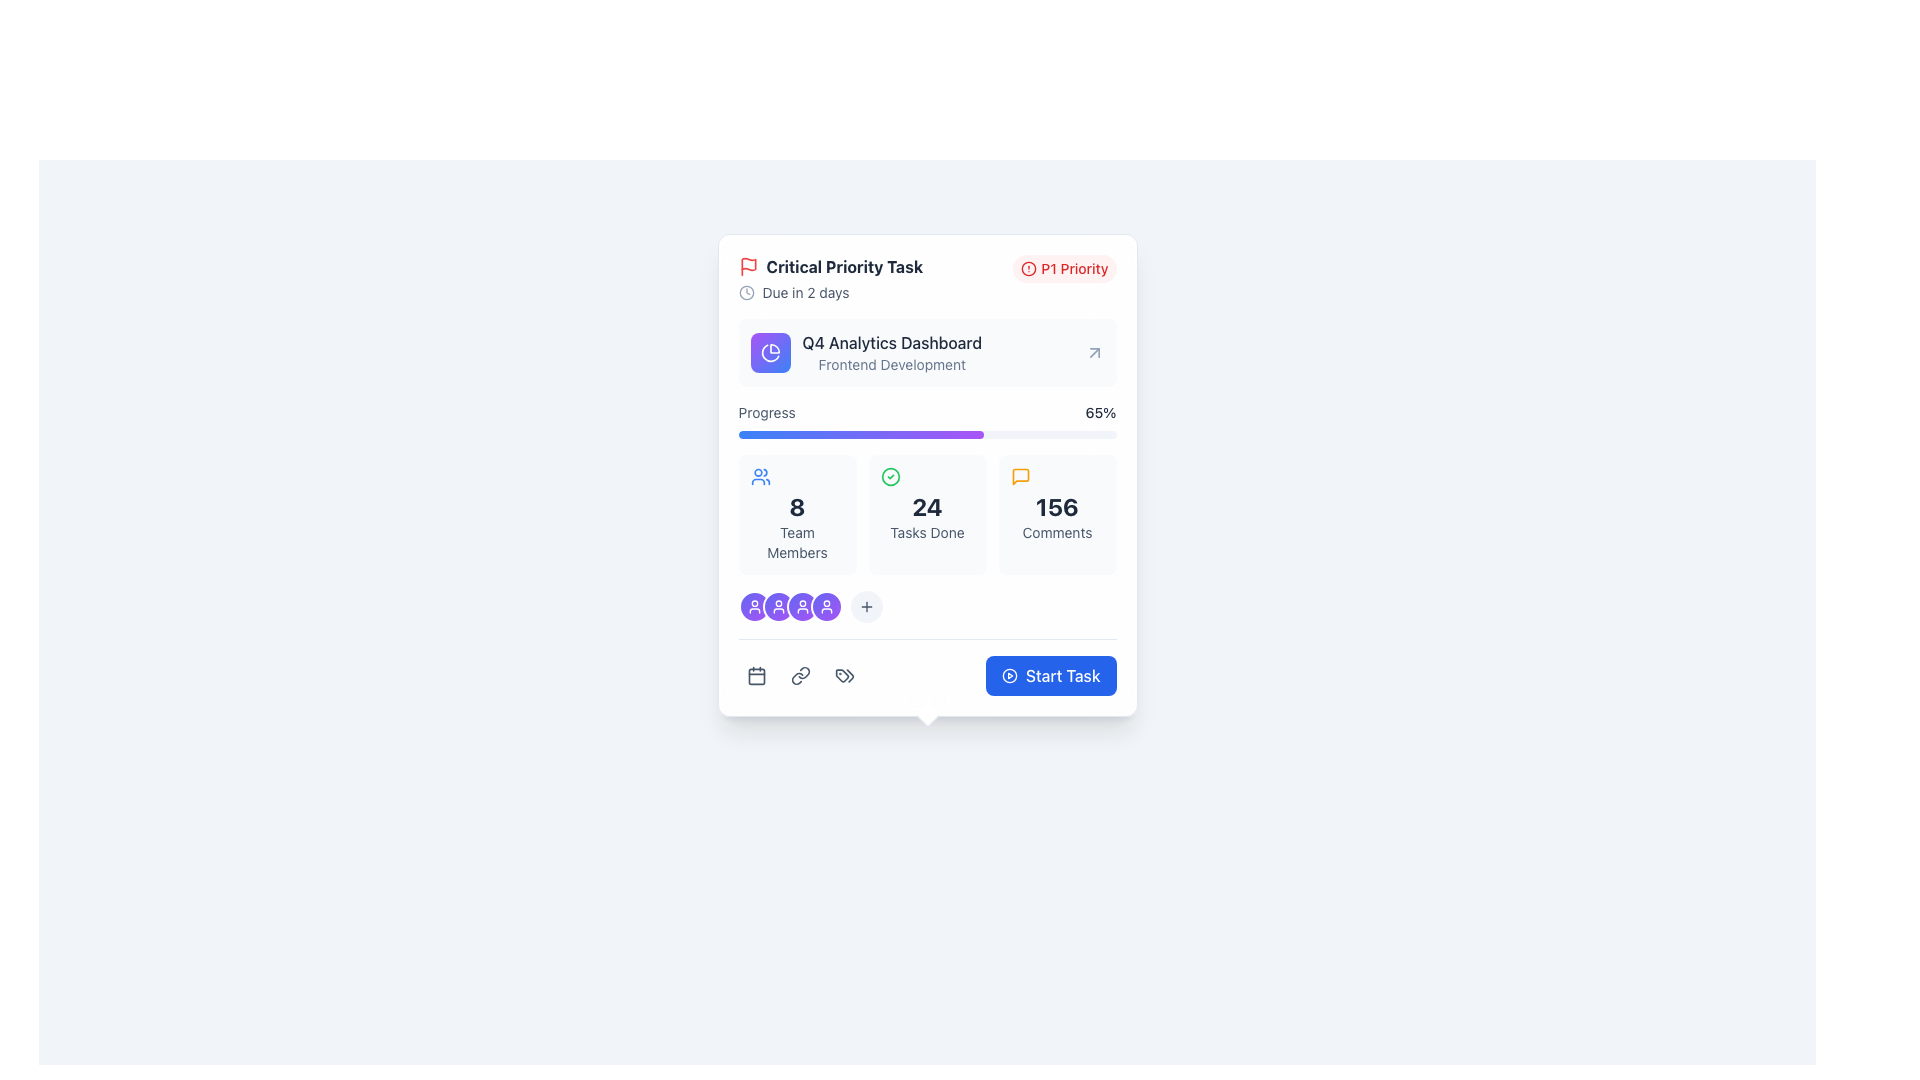 This screenshot has width=1920, height=1080. What do you see at coordinates (802, 605) in the screenshot?
I see `the fifth circular button with an icon representing a user avatar in a team setting, located below the 'Progress' bar and above the 'Start Task' button` at bounding box center [802, 605].